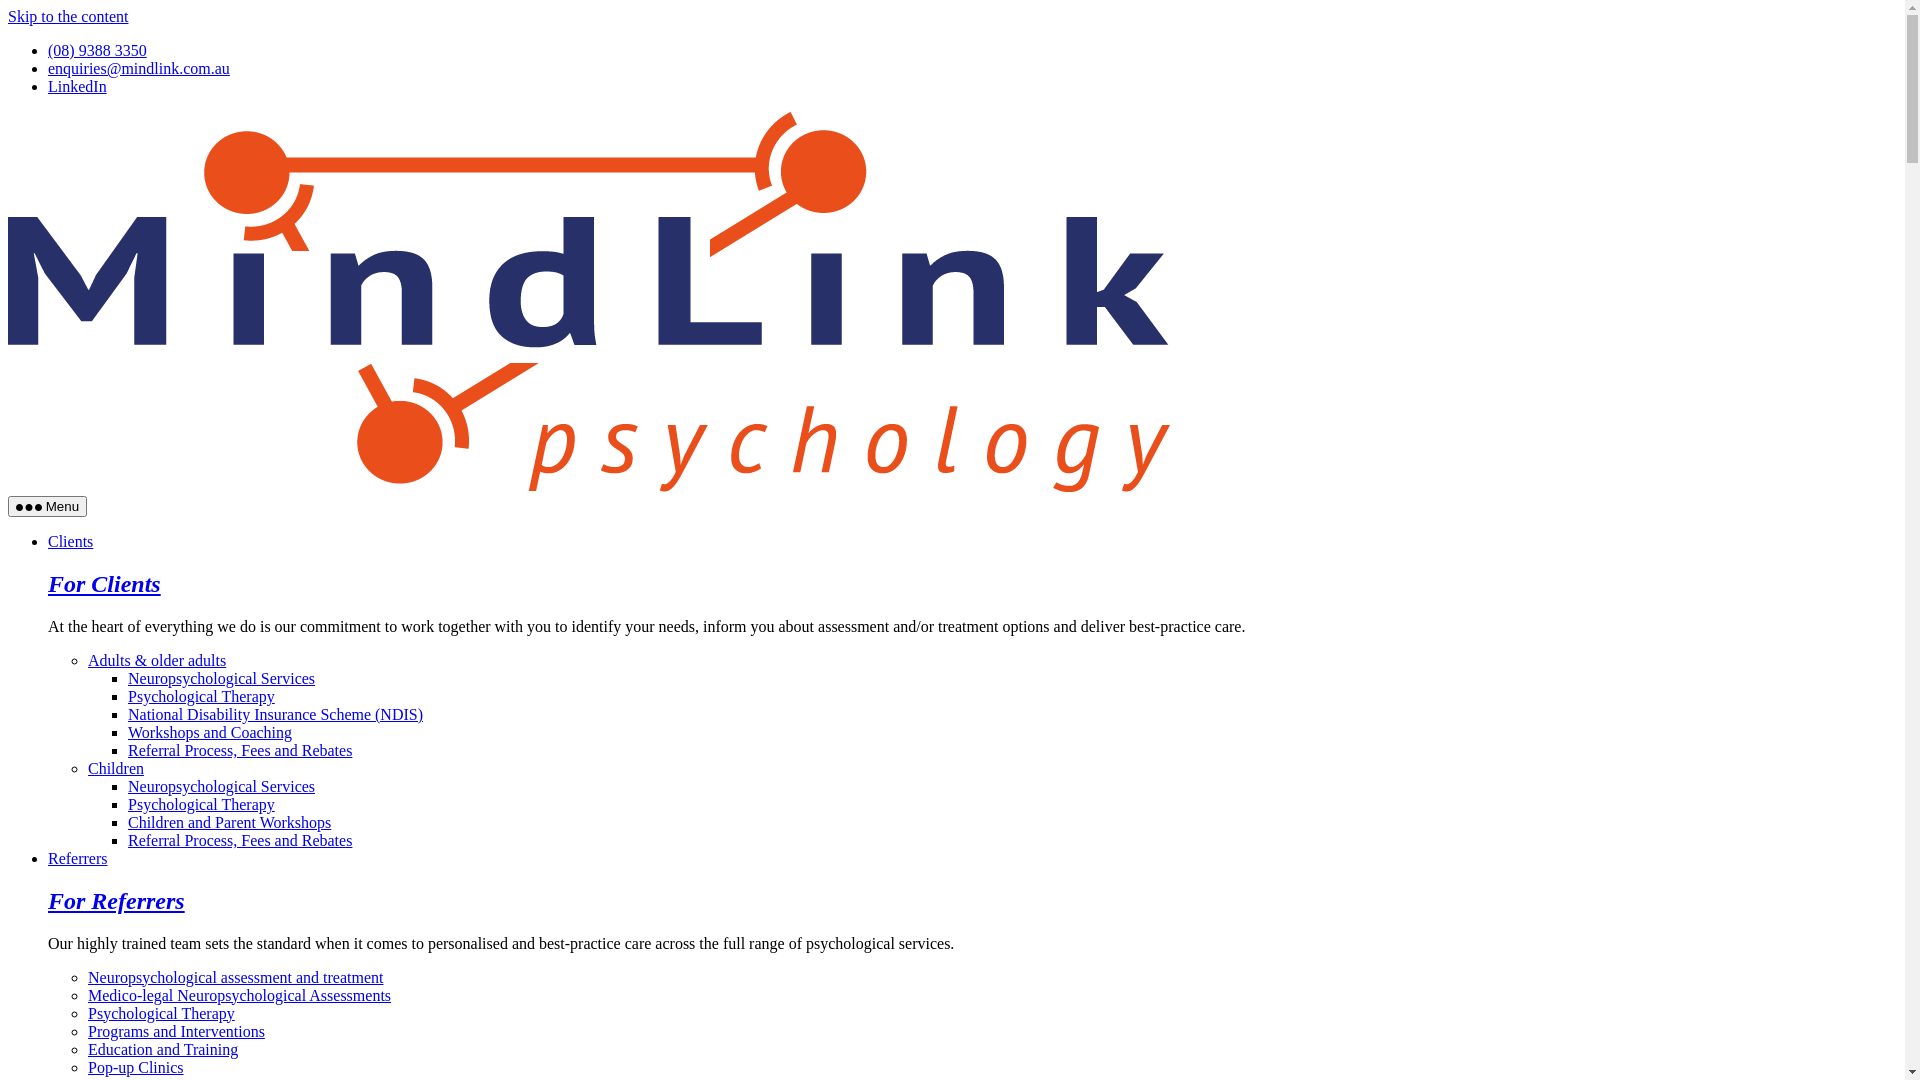  What do you see at coordinates (176, 1031) in the screenshot?
I see `'Programs and Interventions'` at bounding box center [176, 1031].